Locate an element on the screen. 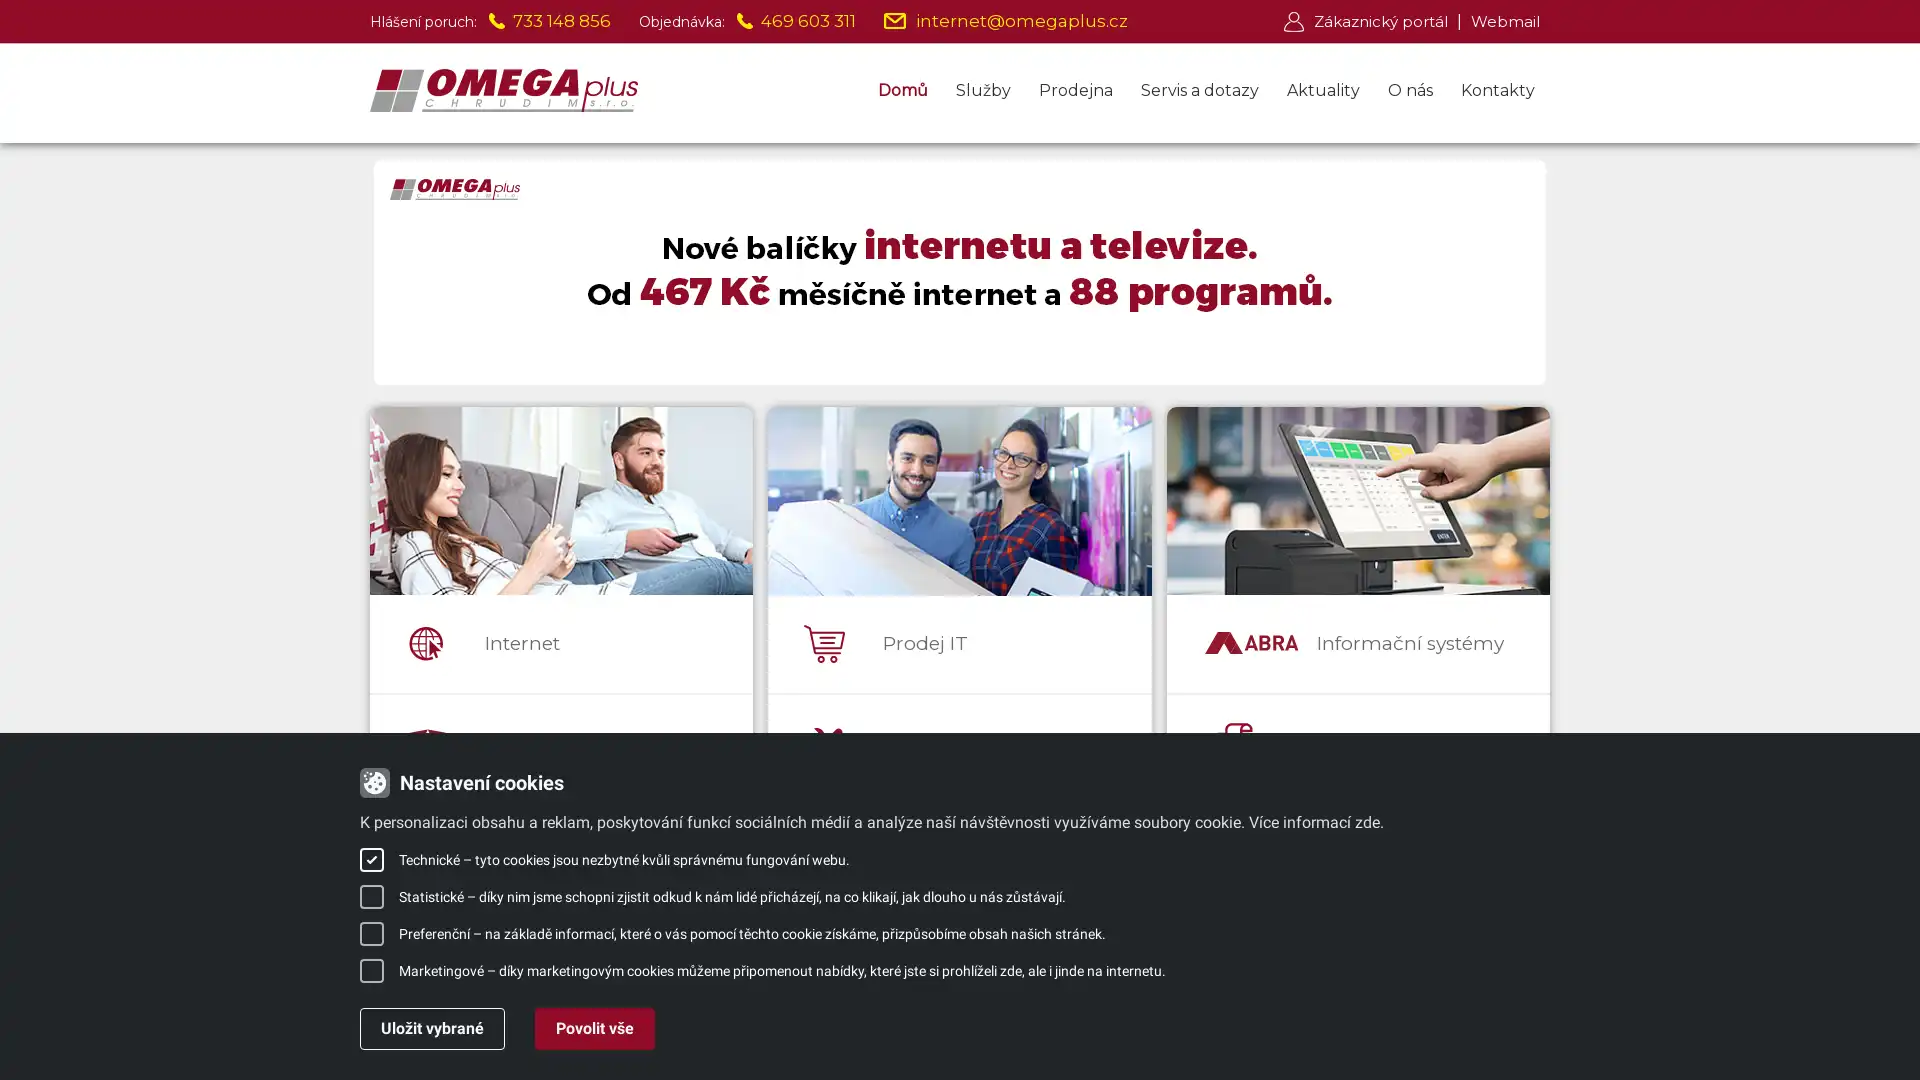 The width and height of the screenshot is (1920, 1080). Ulozit vybrane is located at coordinates (431, 1029).